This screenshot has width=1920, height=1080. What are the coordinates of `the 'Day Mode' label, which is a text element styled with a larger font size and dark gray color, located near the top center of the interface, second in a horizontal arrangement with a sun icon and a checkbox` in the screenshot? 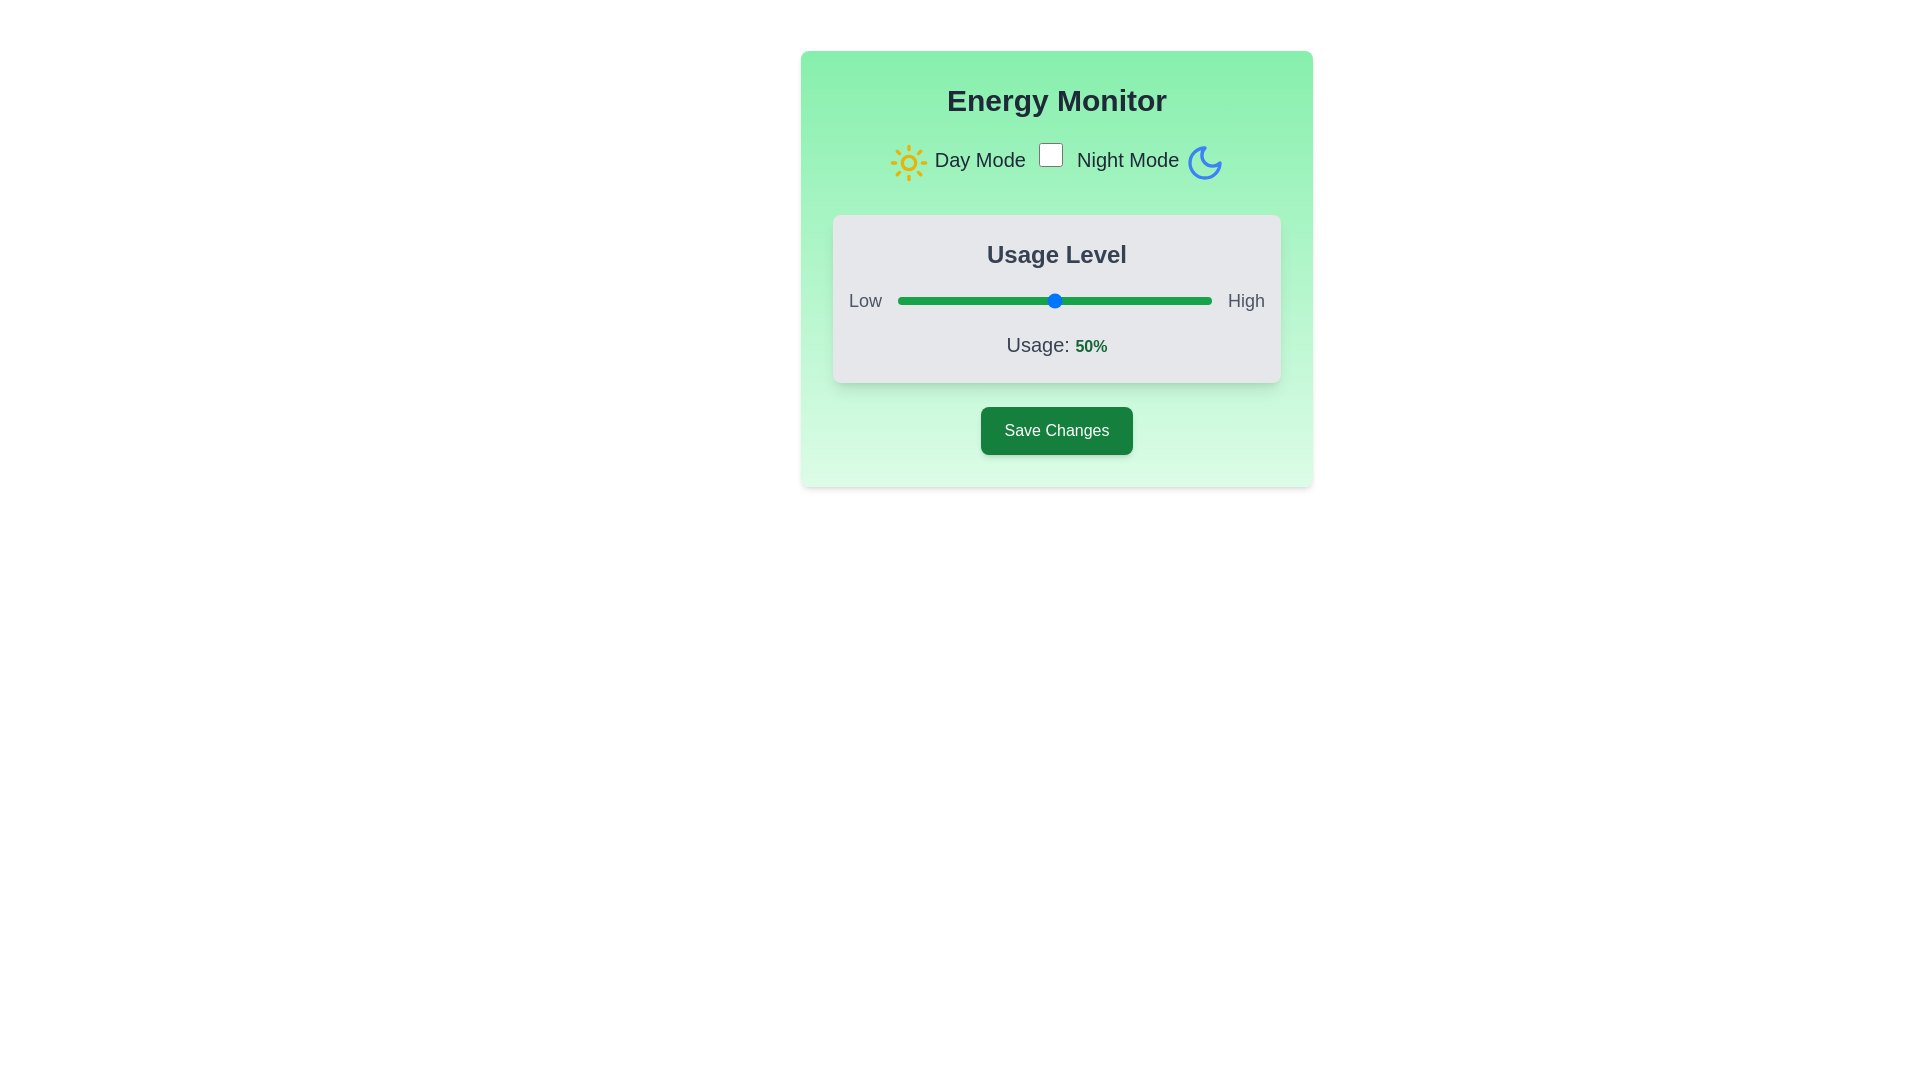 It's located at (980, 159).